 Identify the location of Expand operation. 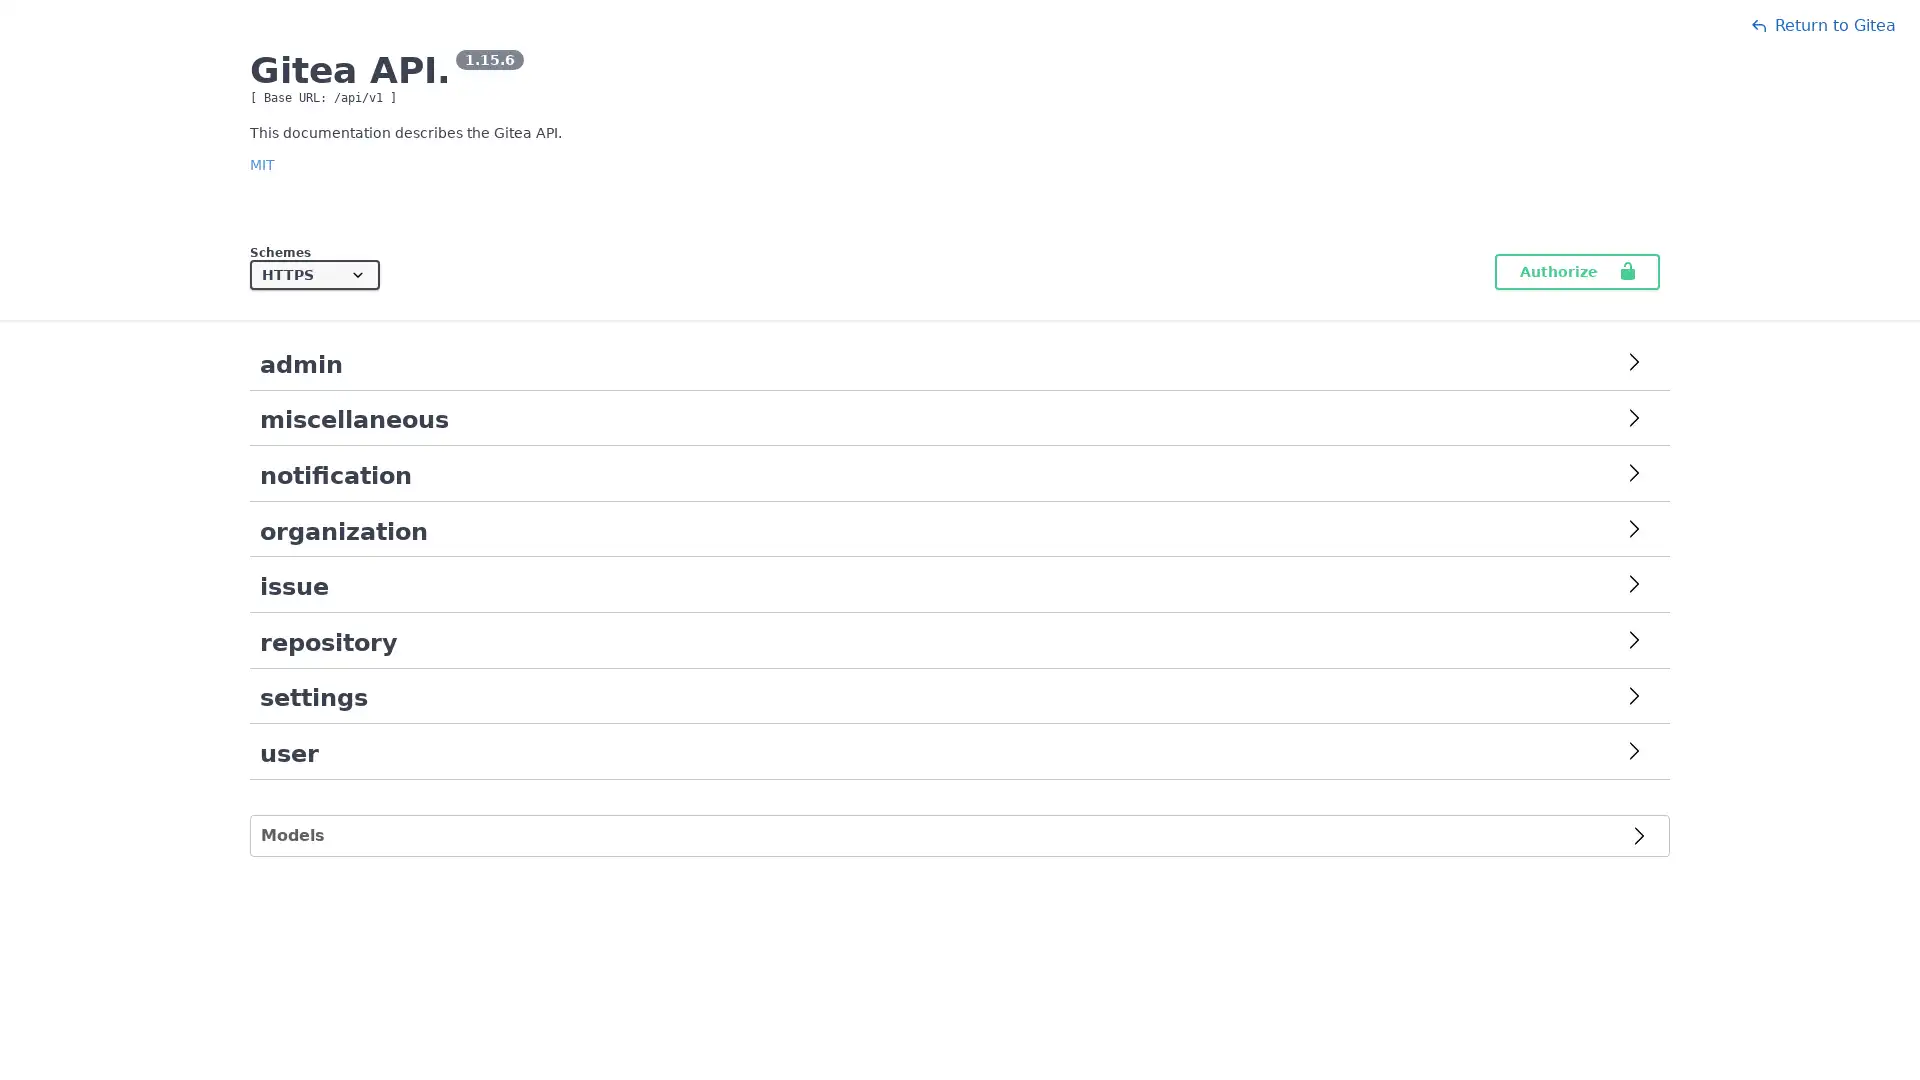
(1633, 697).